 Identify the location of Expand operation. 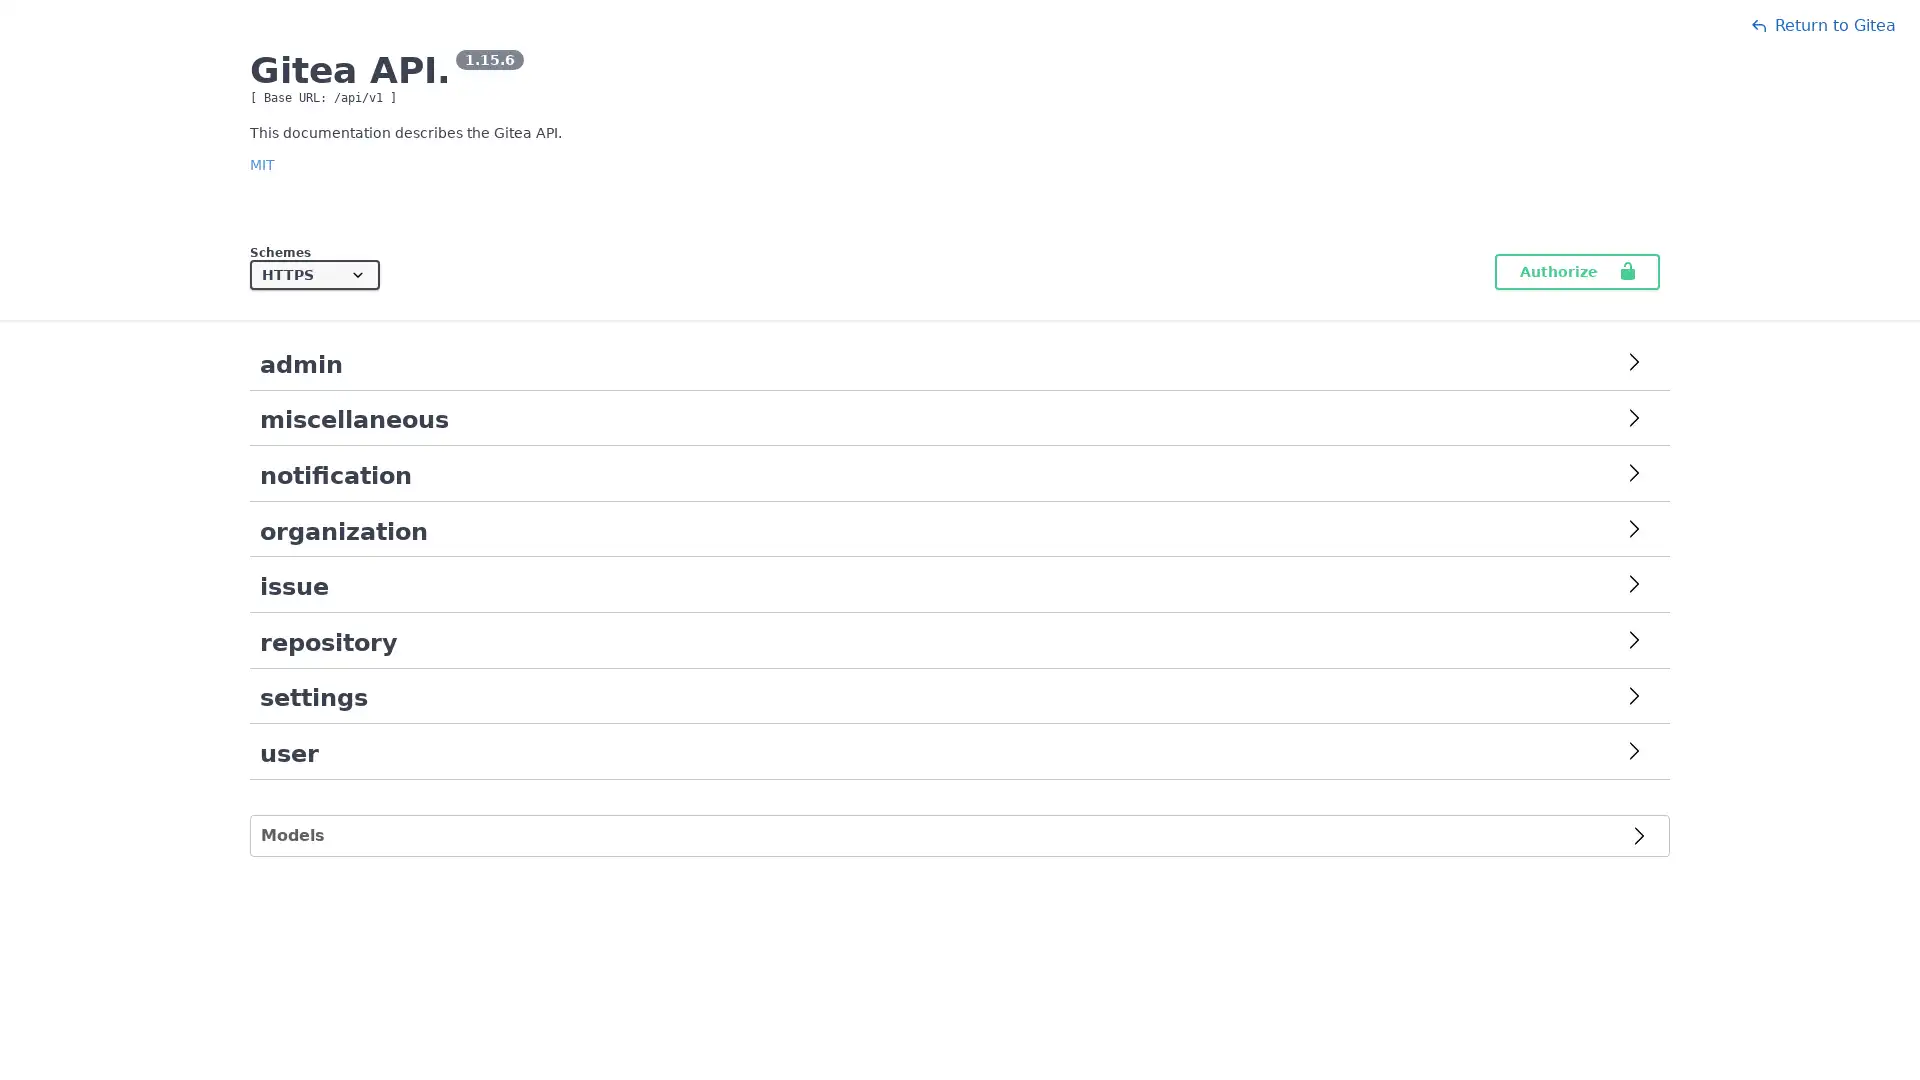
(1633, 697).